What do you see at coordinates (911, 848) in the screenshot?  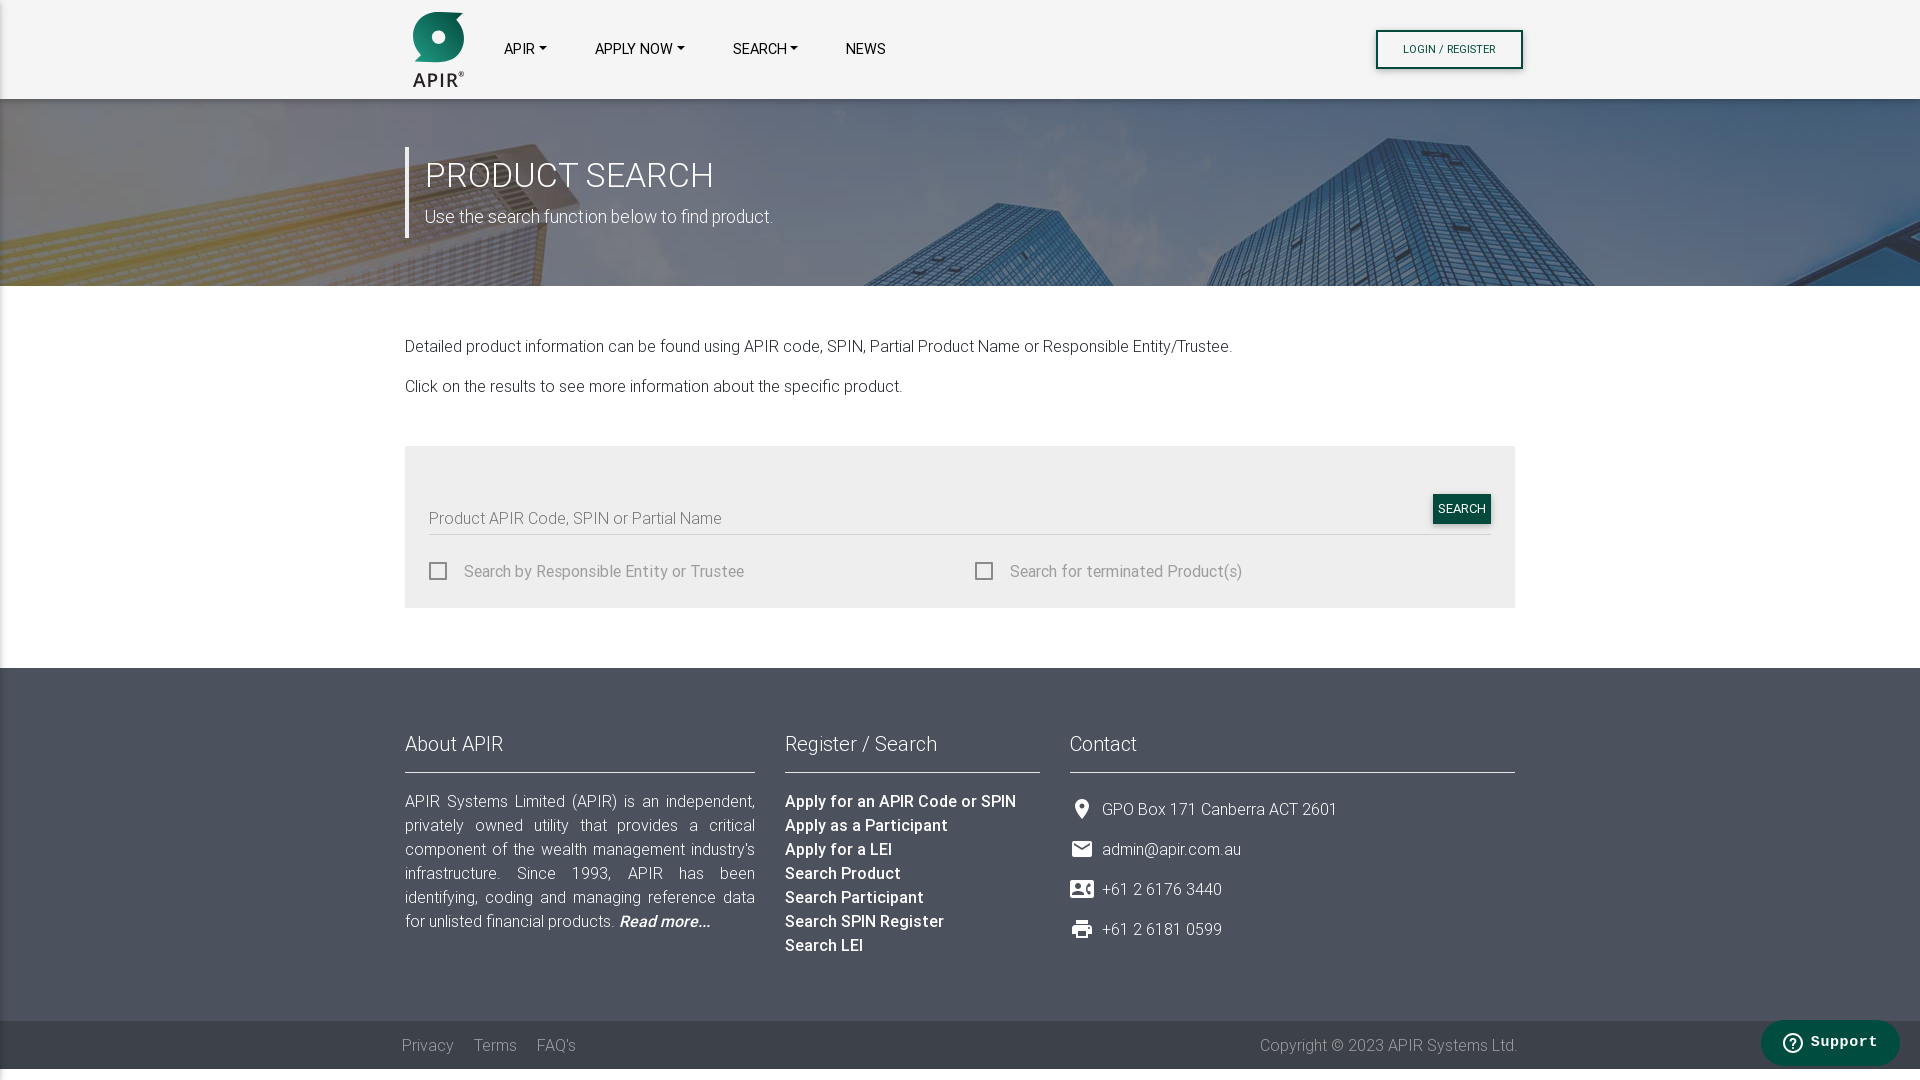 I see `'Apply for a LEI'` at bounding box center [911, 848].